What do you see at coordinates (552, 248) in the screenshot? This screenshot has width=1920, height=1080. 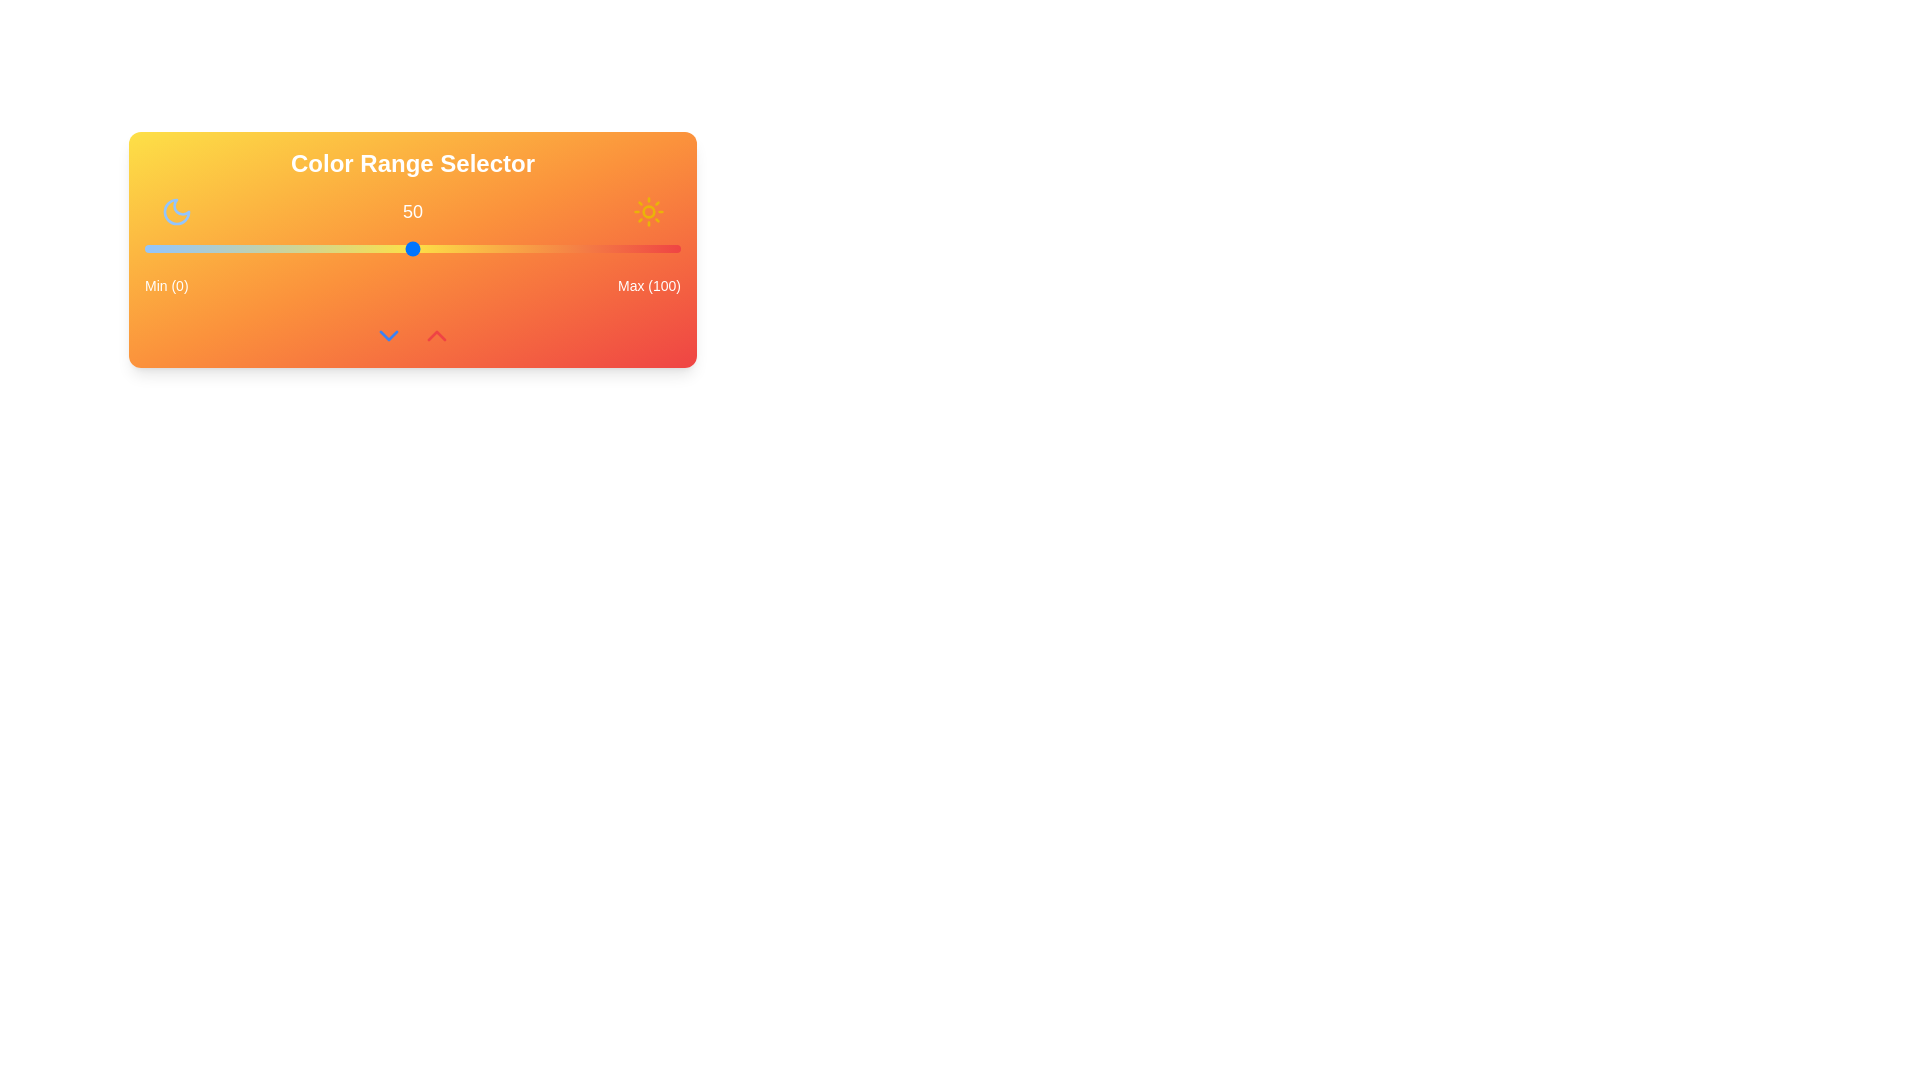 I see `the slider to set the value to 76` at bounding box center [552, 248].